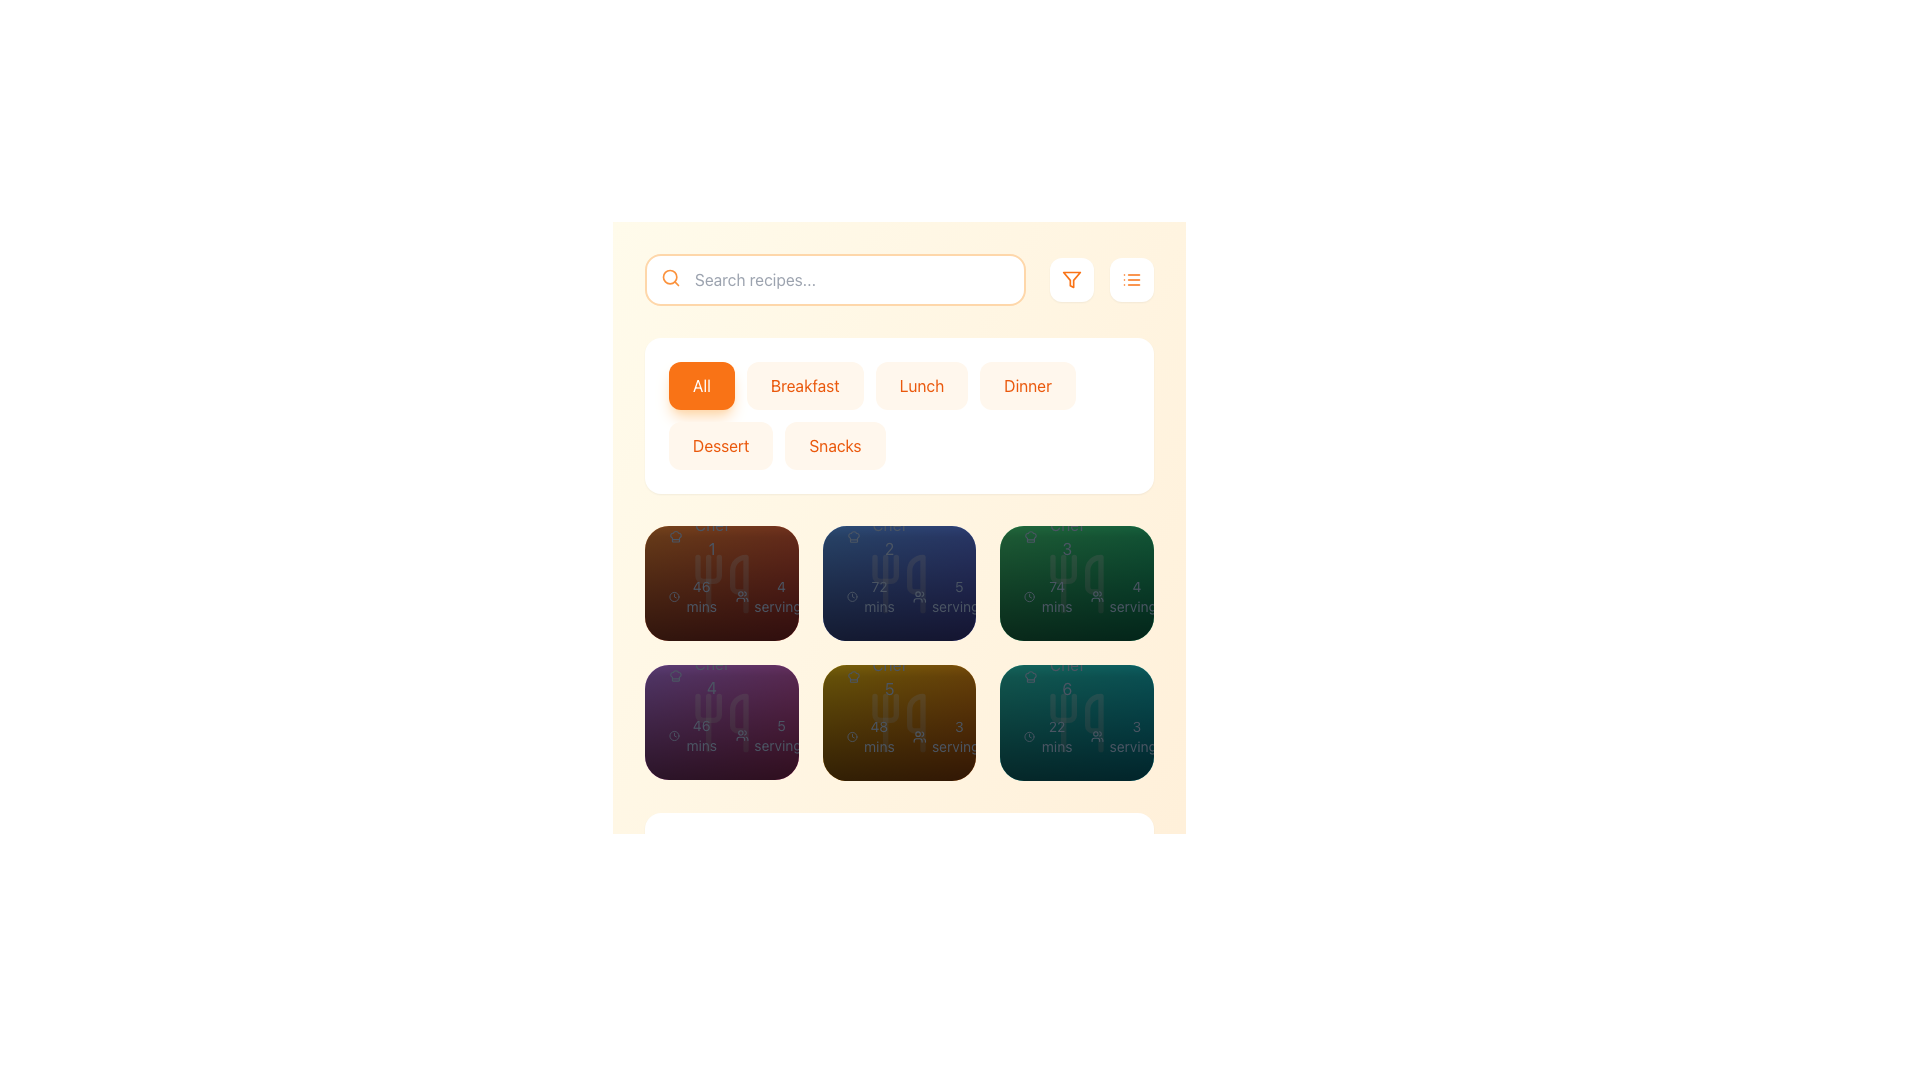 This screenshot has height=1080, width=1920. I want to click on the text label displaying '48 mins' located next to the clock icon in the second card of the second row, so click(871, 736).